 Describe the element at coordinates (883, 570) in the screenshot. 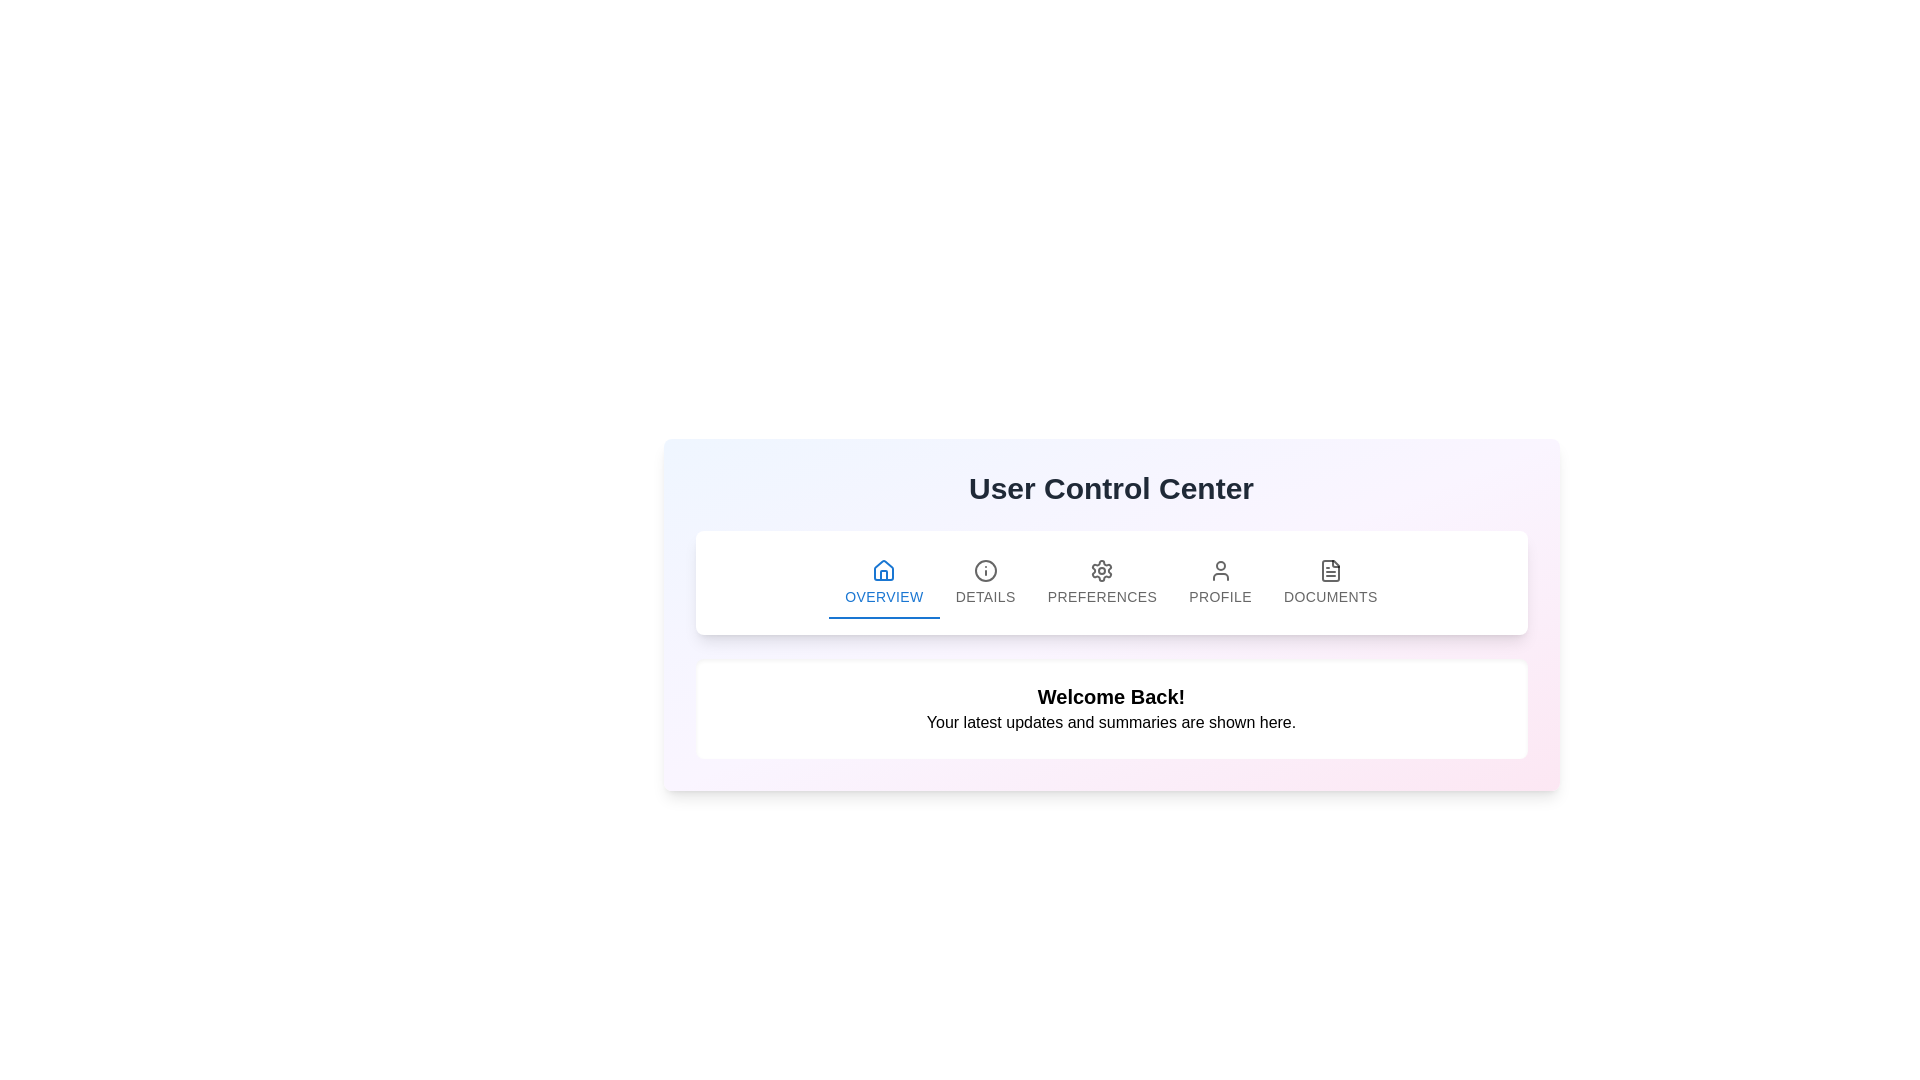

I see `the blue house icon located above the 'Overview' tab in the navigation menu` at that location.